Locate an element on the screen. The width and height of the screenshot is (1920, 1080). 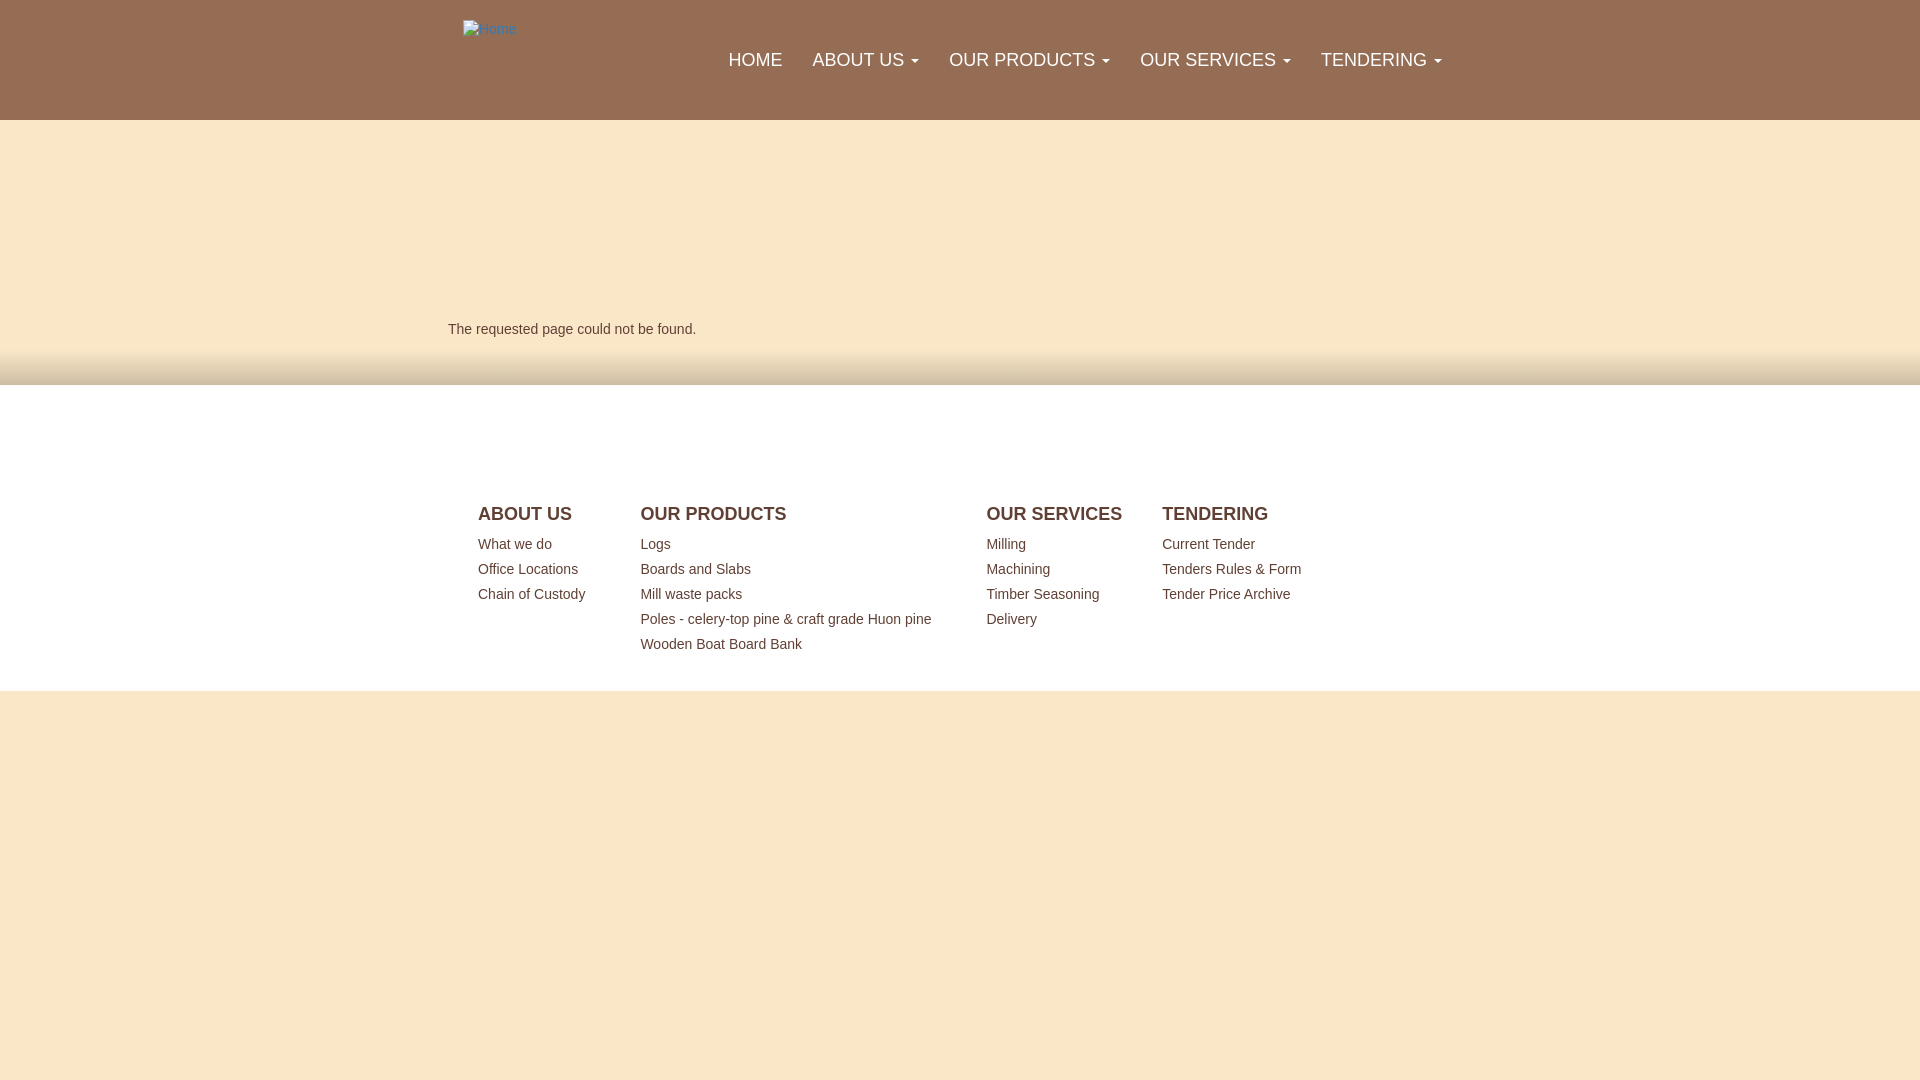
'Milling' is located at coordinates (1049, 542).